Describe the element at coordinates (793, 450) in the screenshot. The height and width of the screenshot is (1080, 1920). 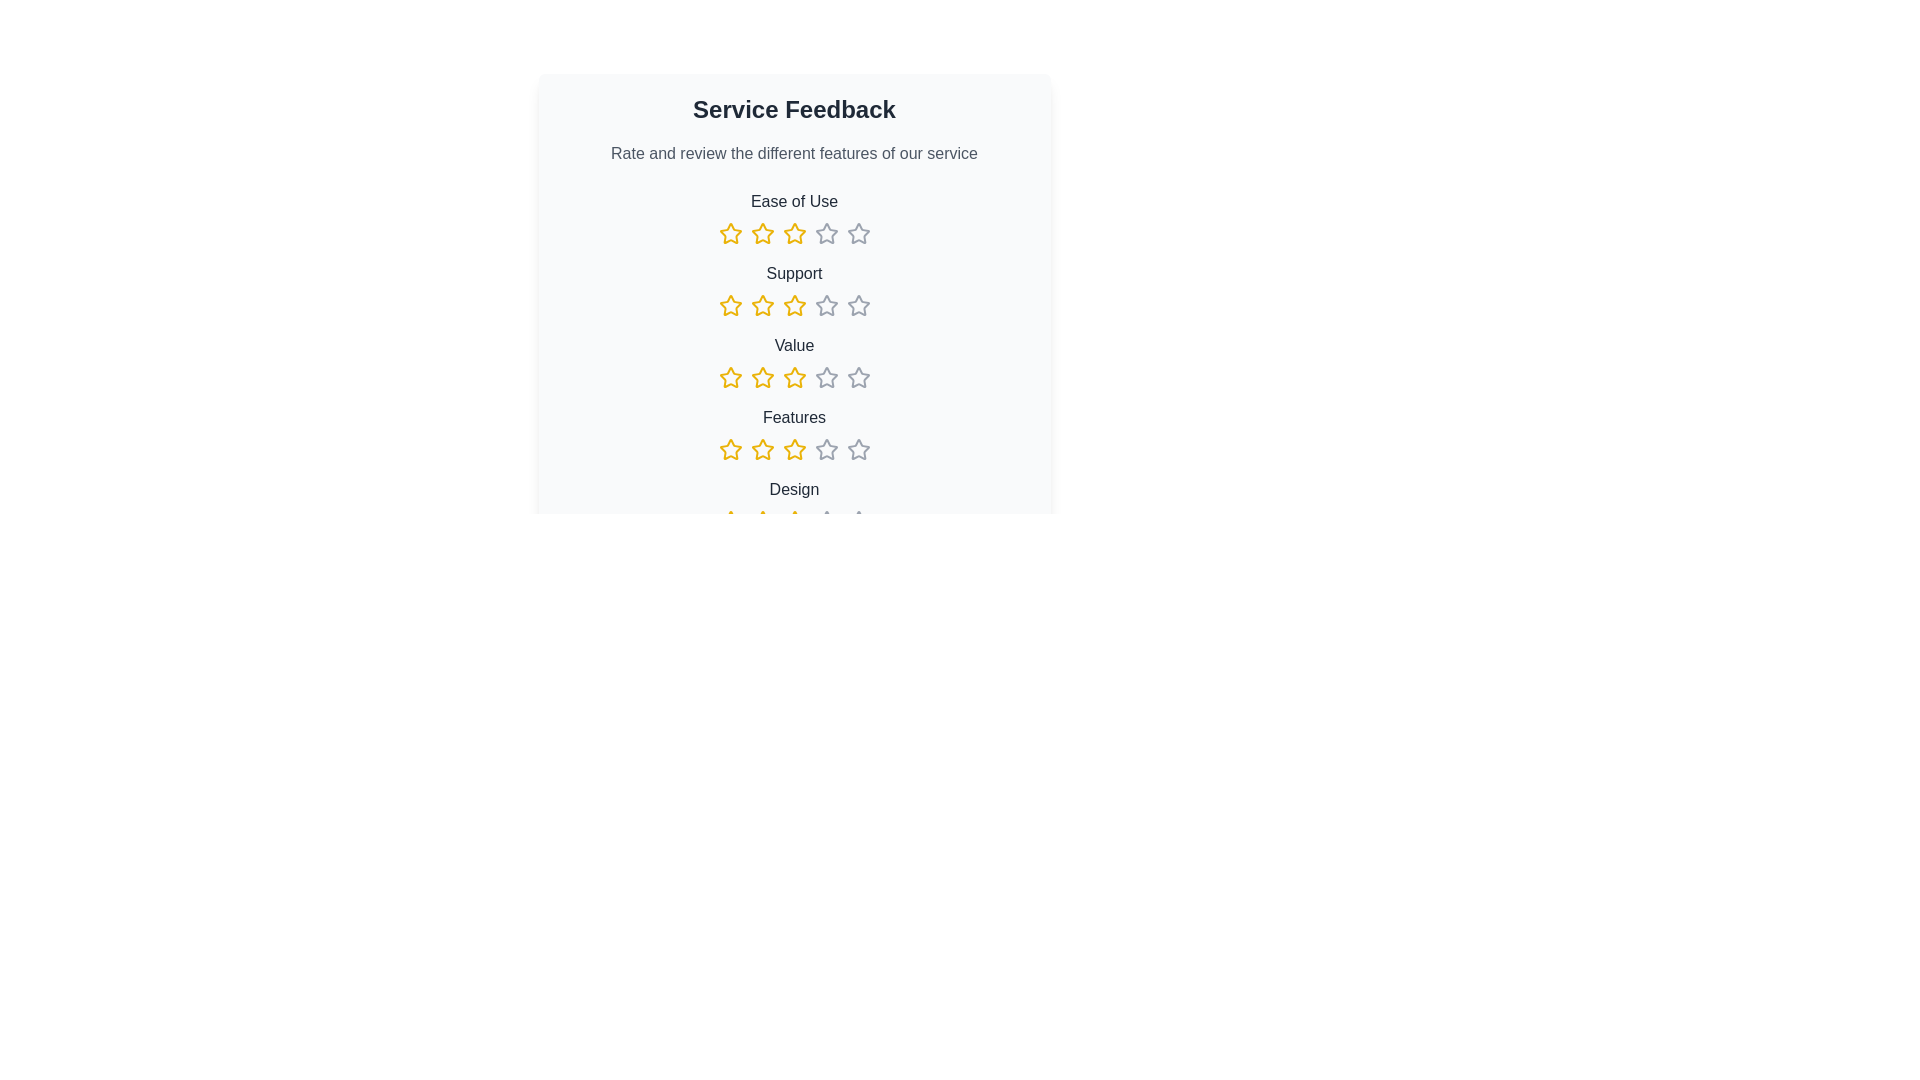
I see `the fourth star icon in the Features rating row to give a rating` at that location.